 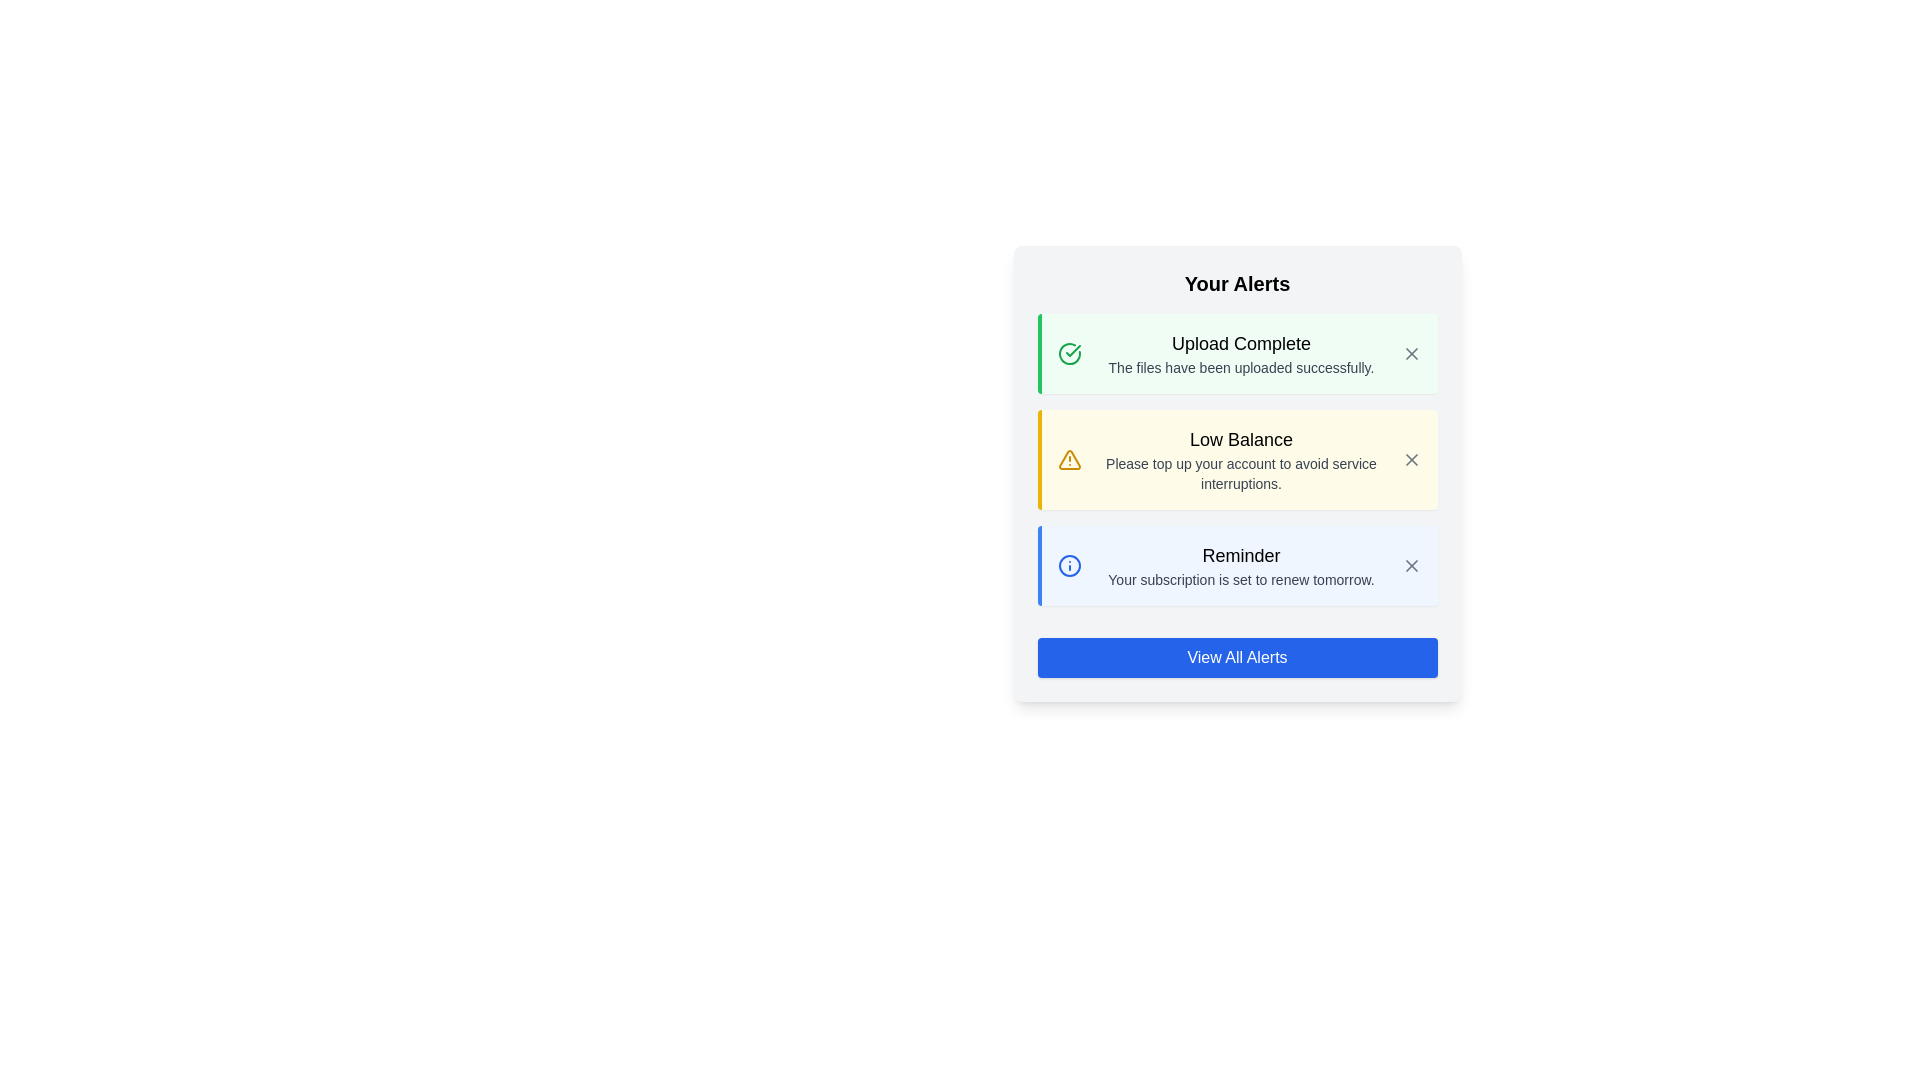 I want to click on the text label that informs the user about the account's low balance, which is located within a notification-style card under the 'Low Balance' title, so click(x=1240, y=474).